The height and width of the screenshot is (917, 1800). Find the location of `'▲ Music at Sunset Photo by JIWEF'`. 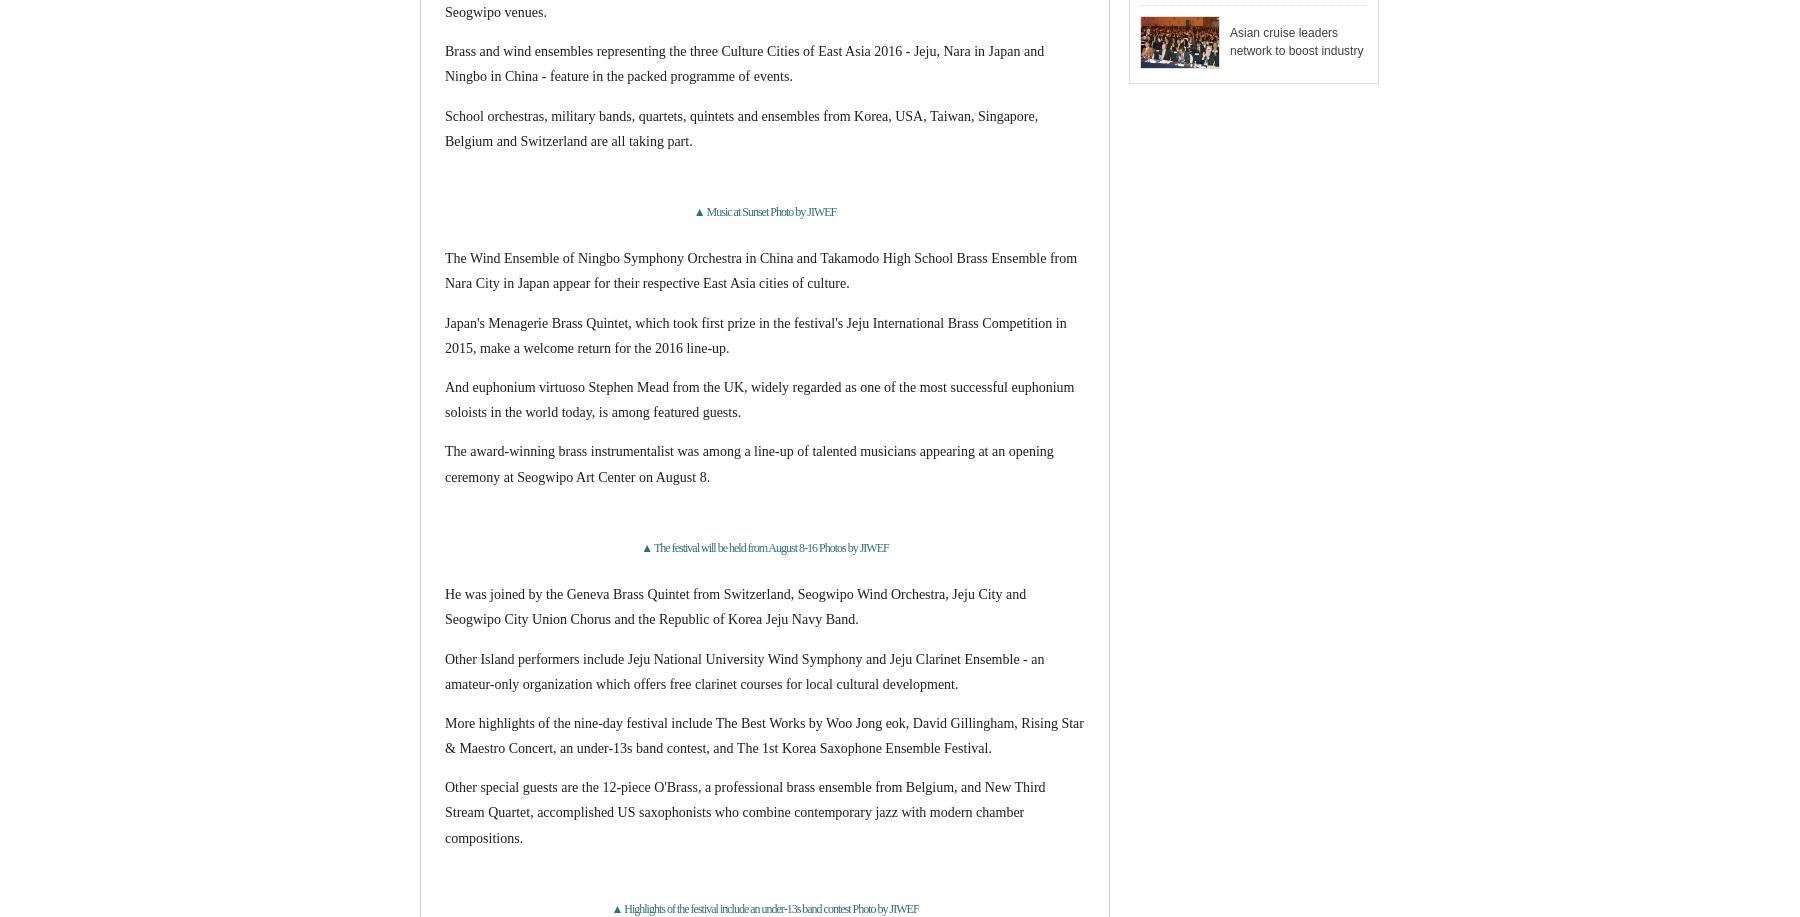

'▲ Music at Sunset Photo by JIWEF' is located at coordinates (763, 211).